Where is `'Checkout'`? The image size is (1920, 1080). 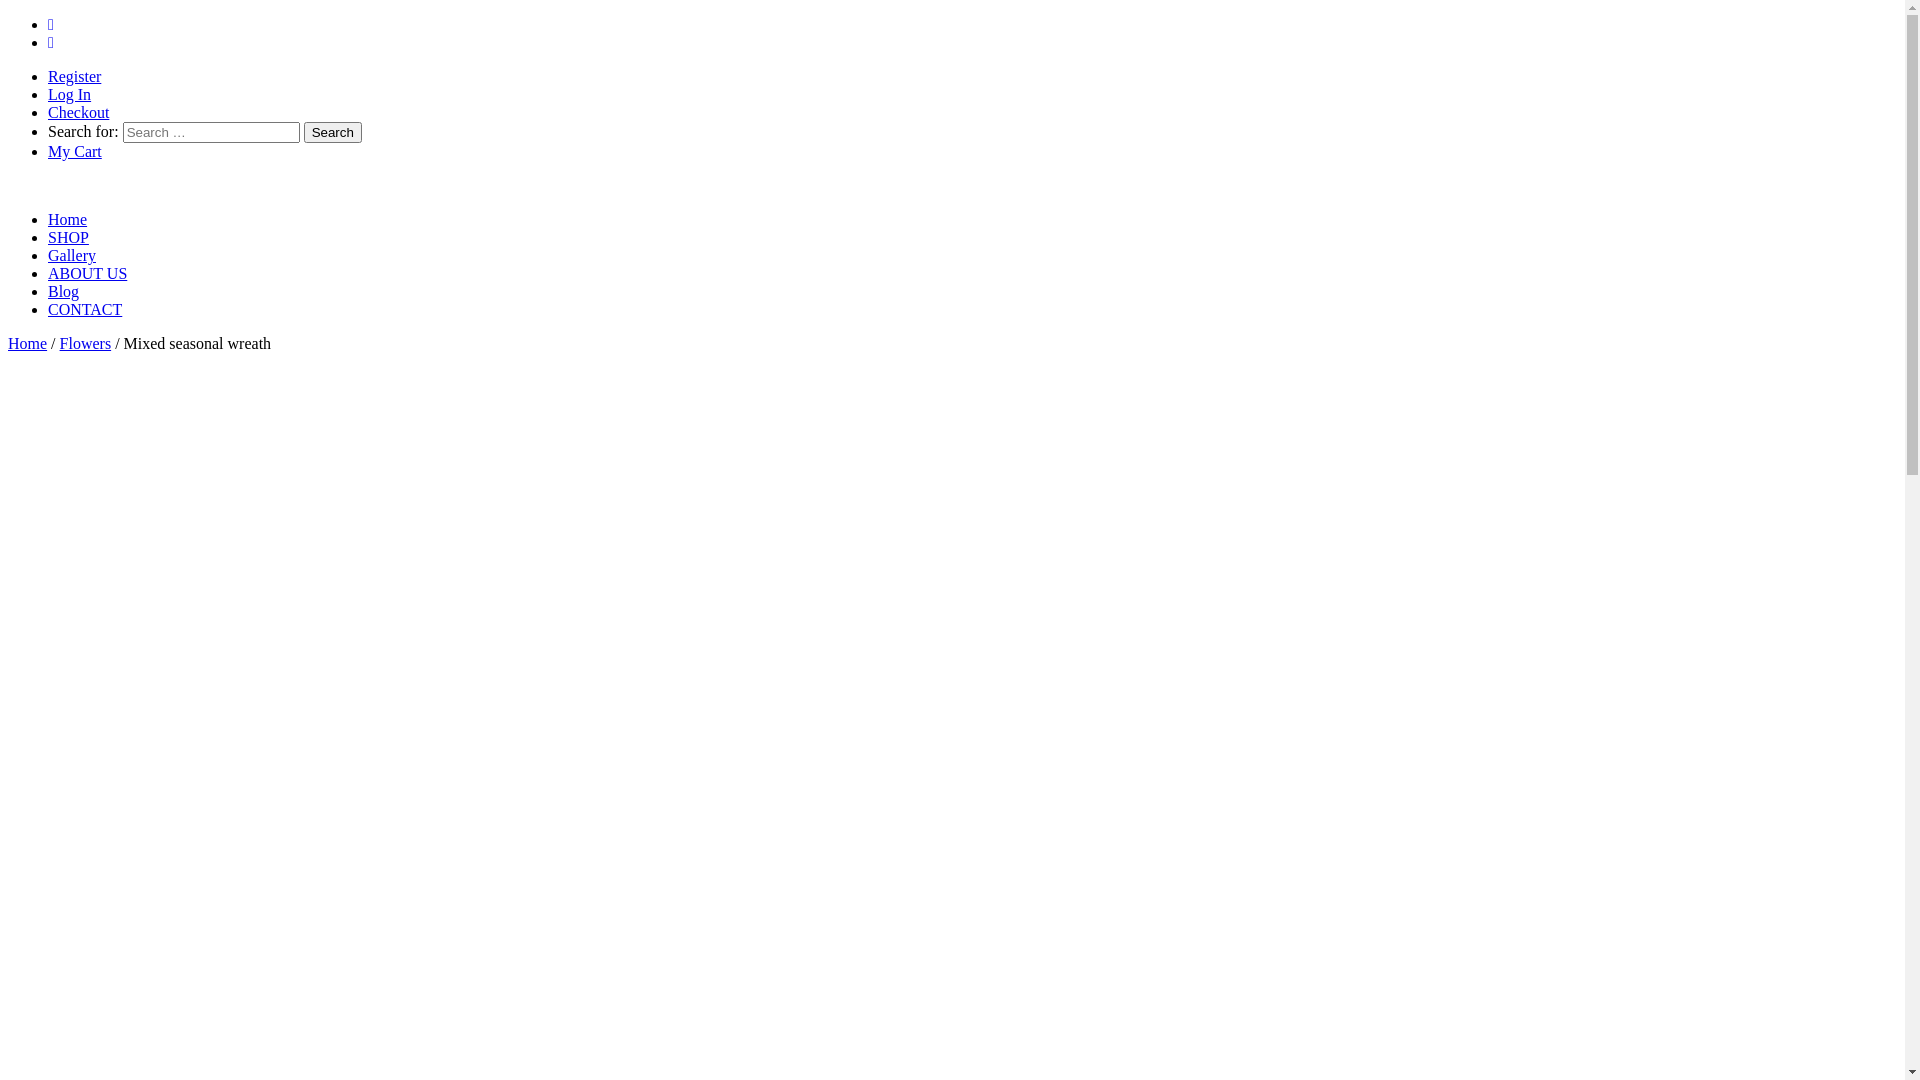 'Checkout' is located at coordinates (78, 112).